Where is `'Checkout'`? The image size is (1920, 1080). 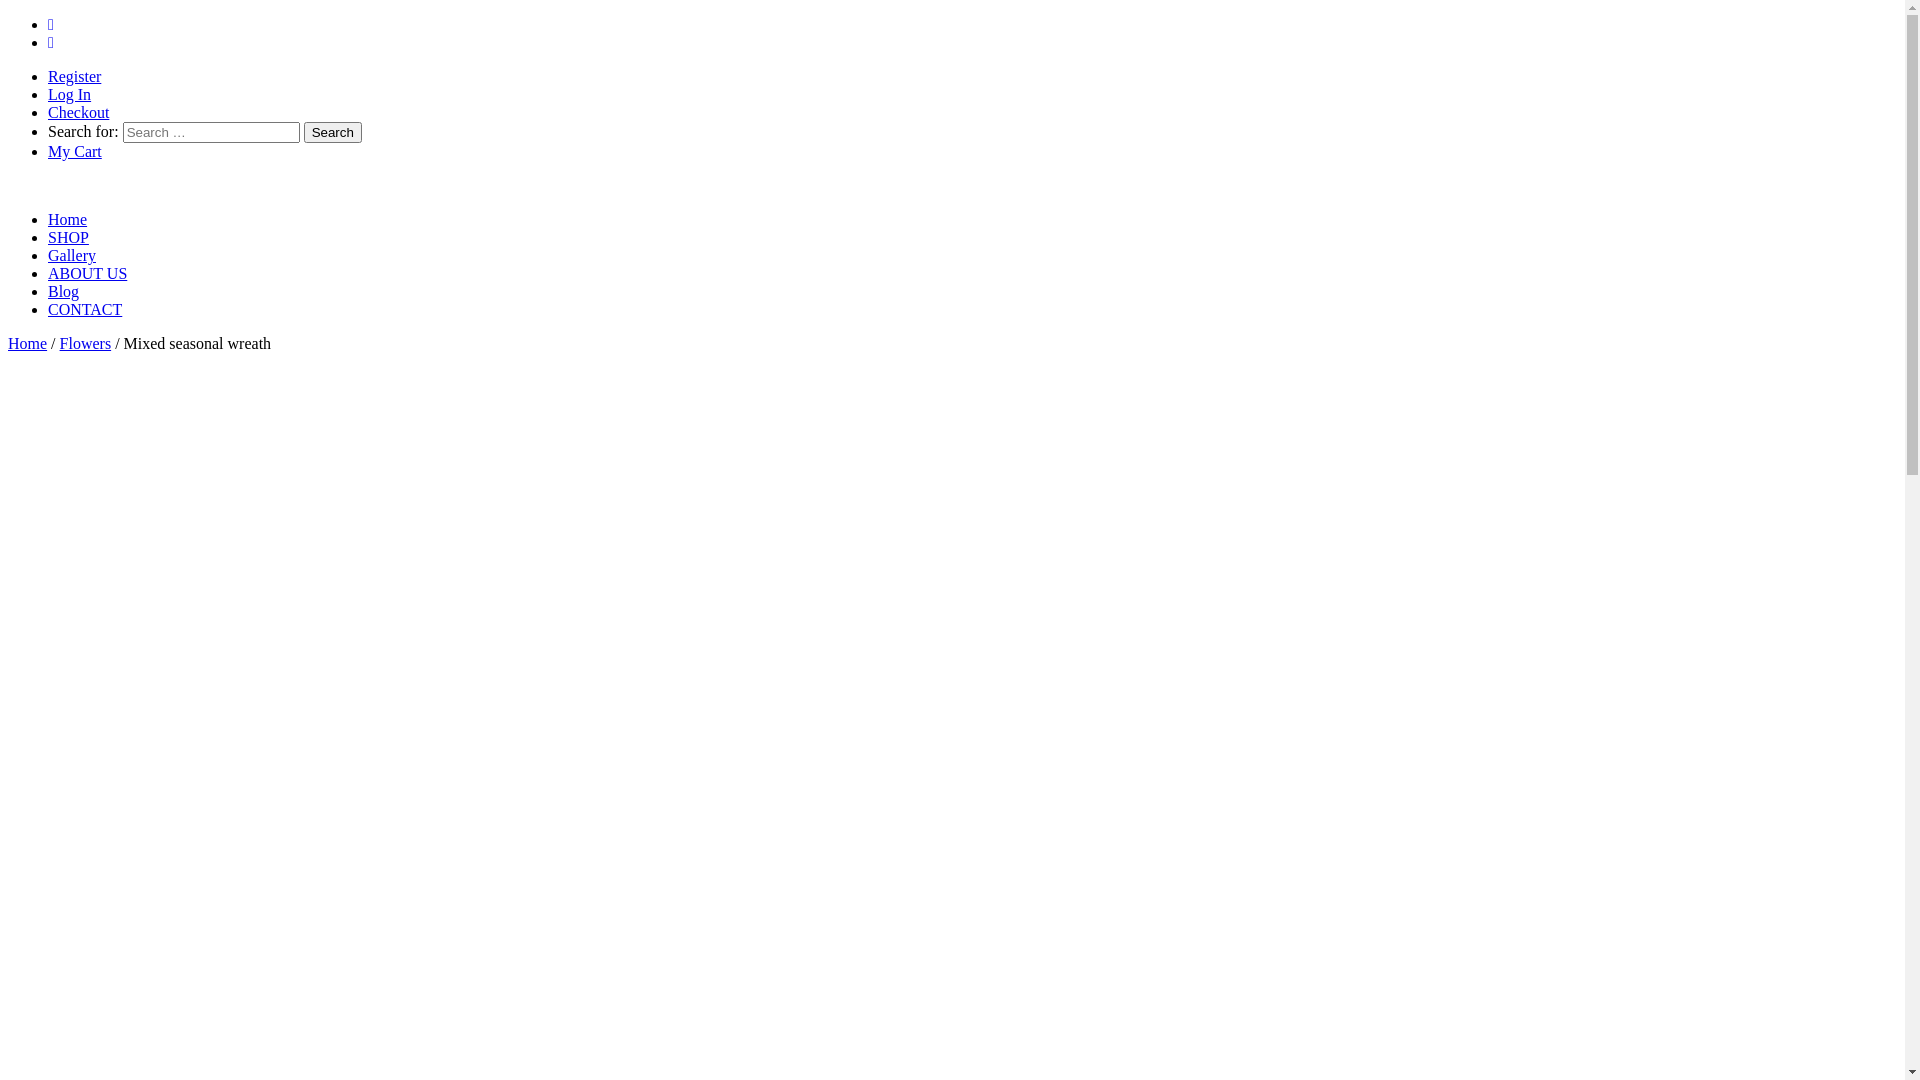 'Checkout' is located at coordinates (78, 112).